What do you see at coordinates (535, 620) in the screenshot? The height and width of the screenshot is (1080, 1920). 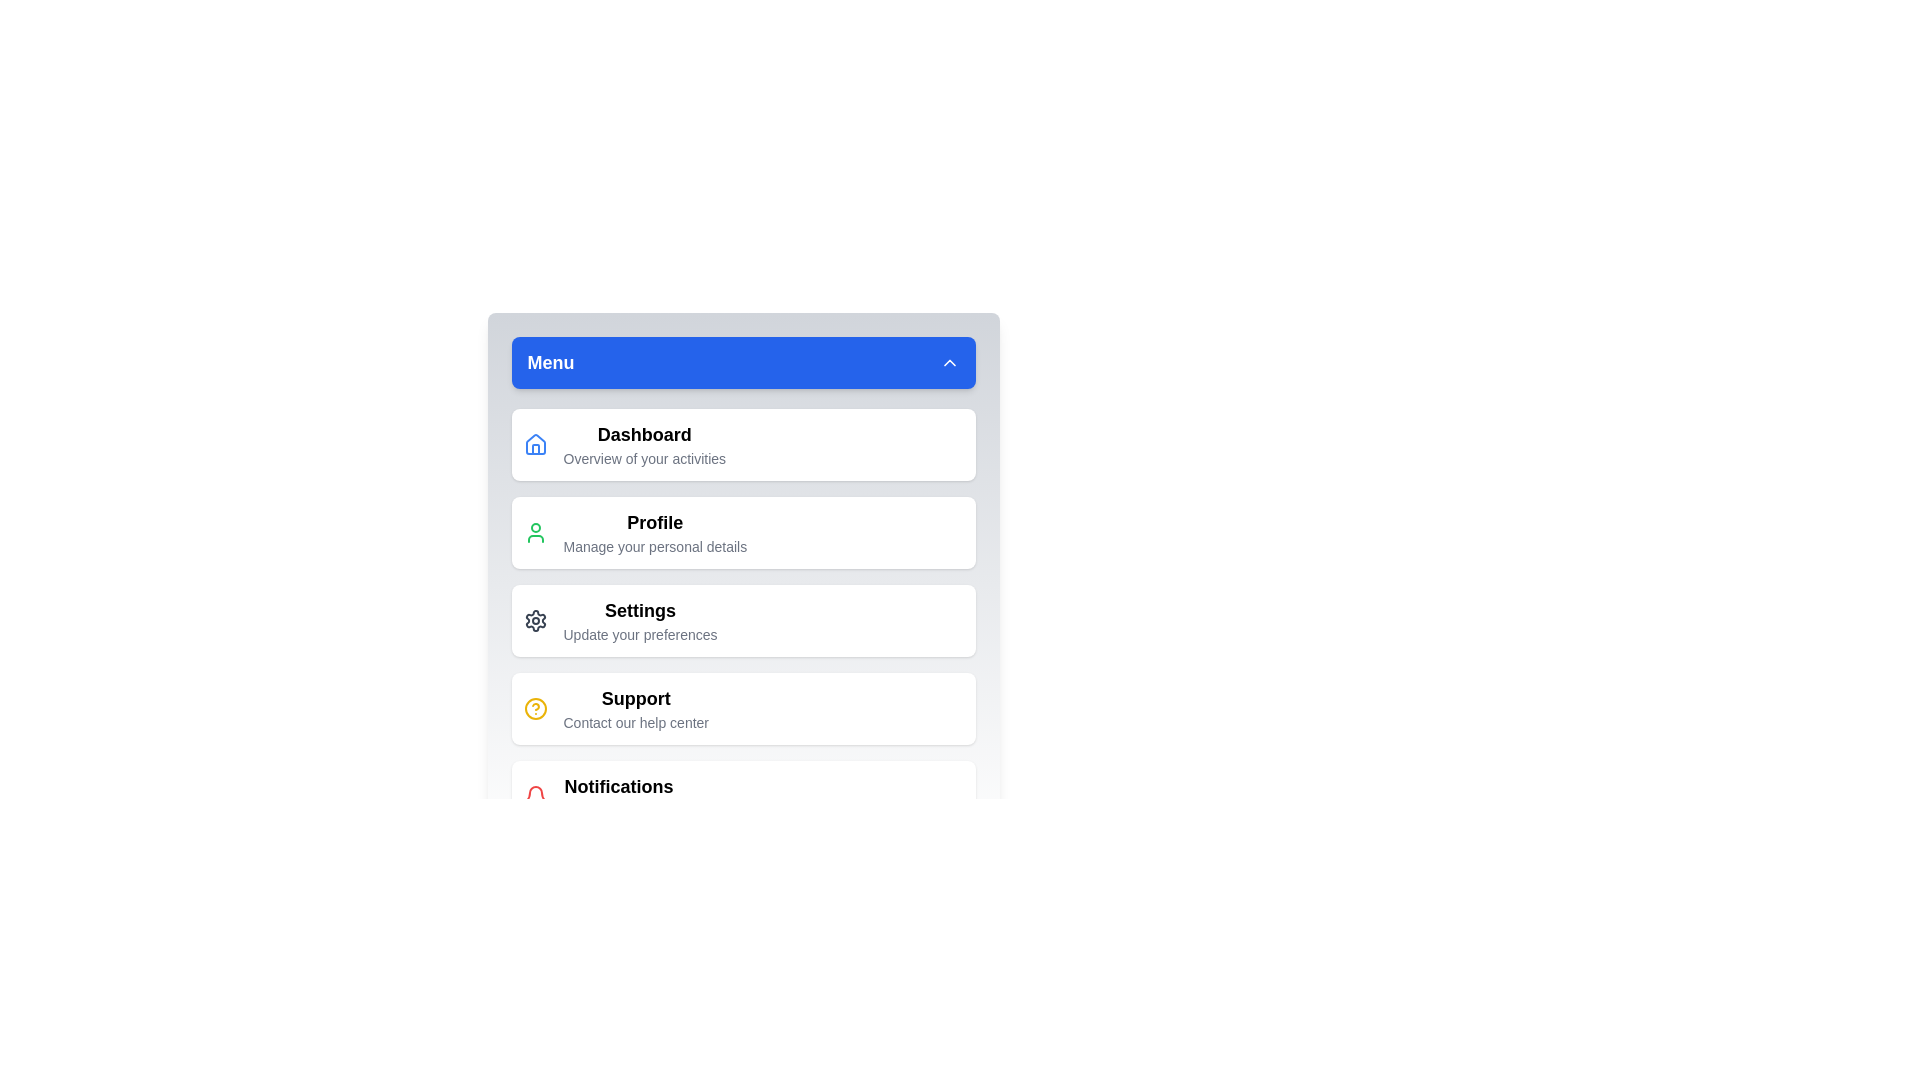 I see `the settings icon located in the top-left corner of the 'Settings' tile, which visually represents the settings functionality within the application interface` at bounding box center [535, 620].